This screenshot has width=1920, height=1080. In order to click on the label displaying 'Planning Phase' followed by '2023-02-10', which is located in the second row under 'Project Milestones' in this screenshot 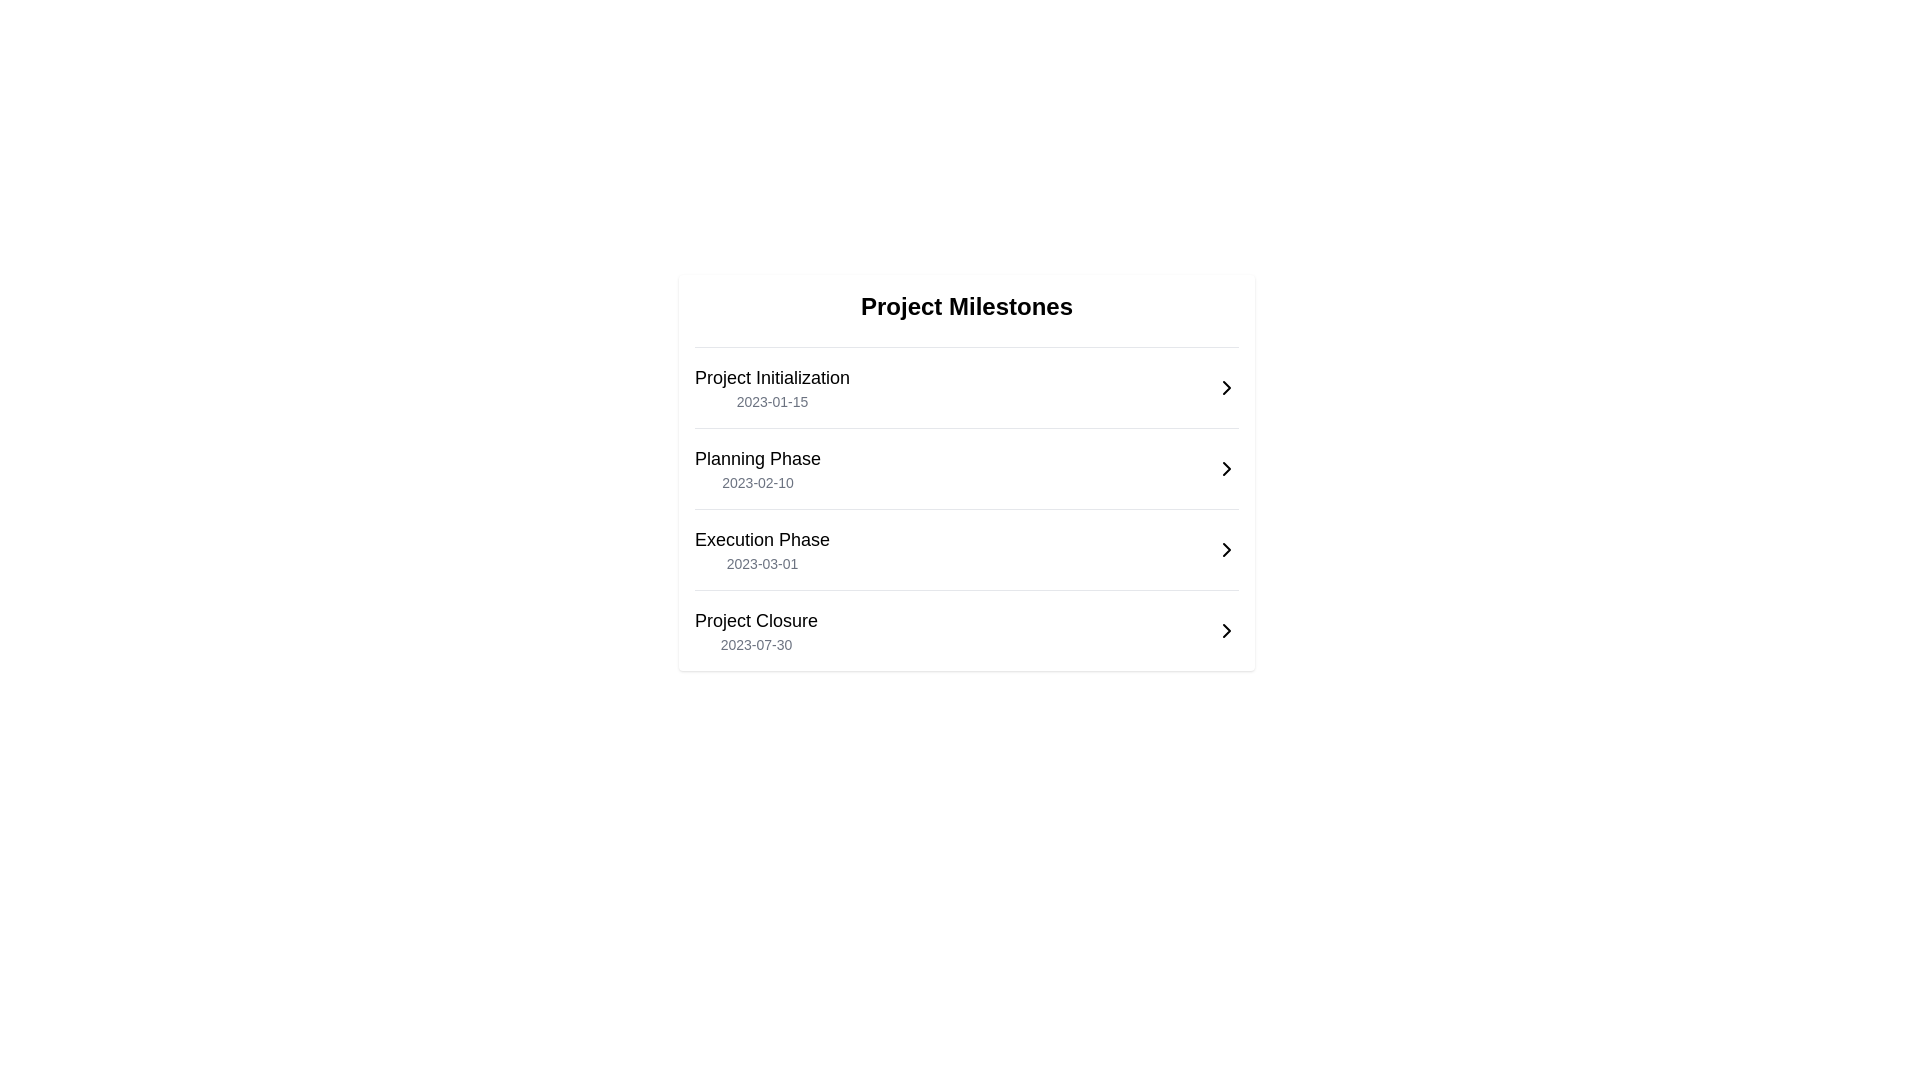, I will do `click(757, 469)`.